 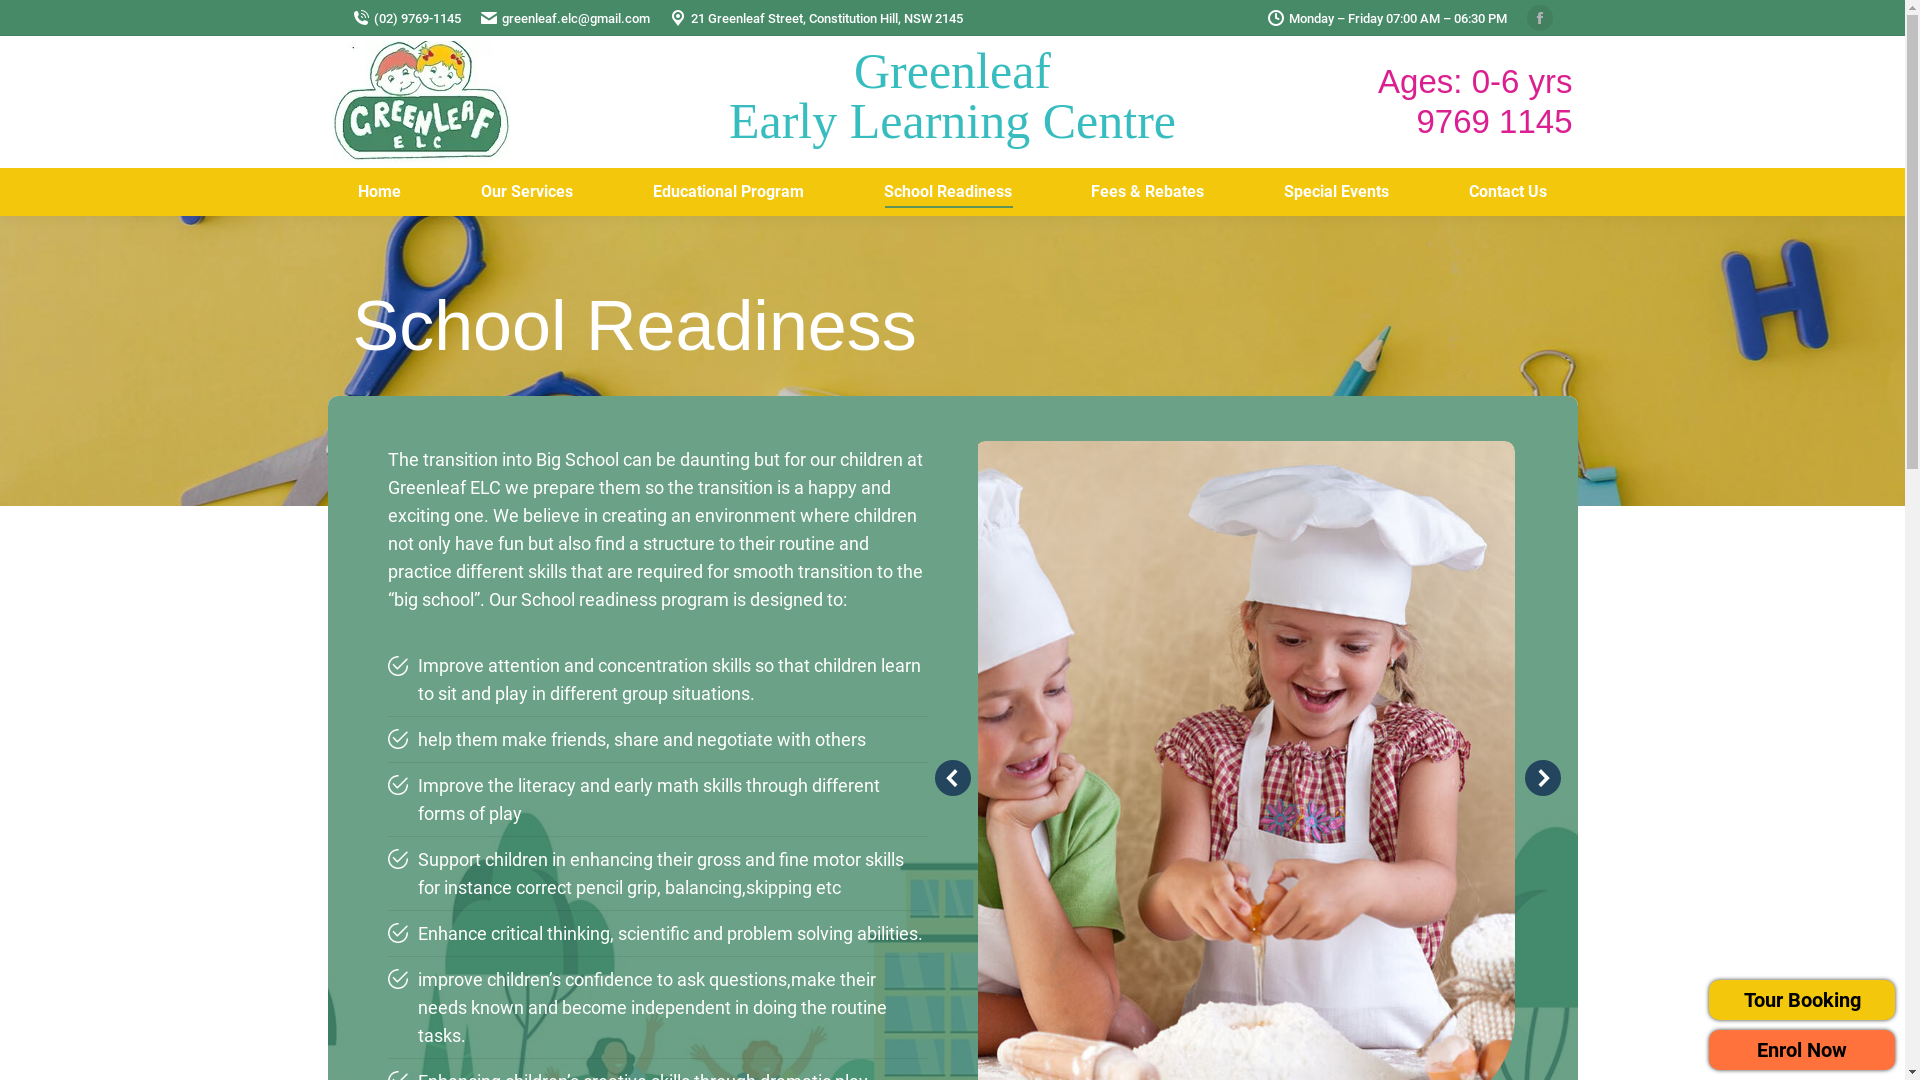 I want to click on 'Special Events', so click(x=1256, y=192).